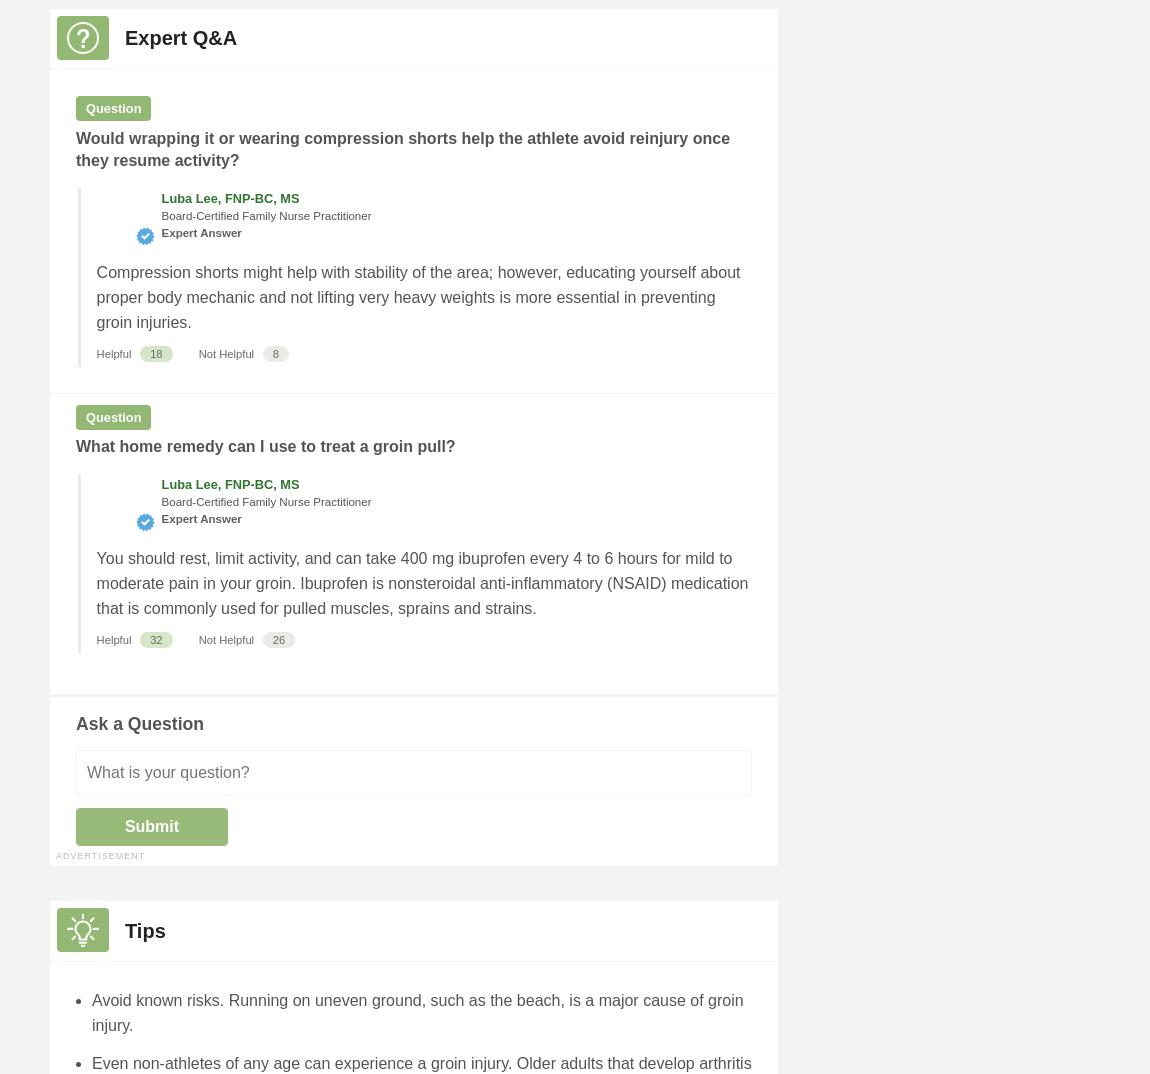  What do you see at coordinates (138, 723) in the screenshot?
I see `'Ask a Question'` at bounding box center [138, 723].